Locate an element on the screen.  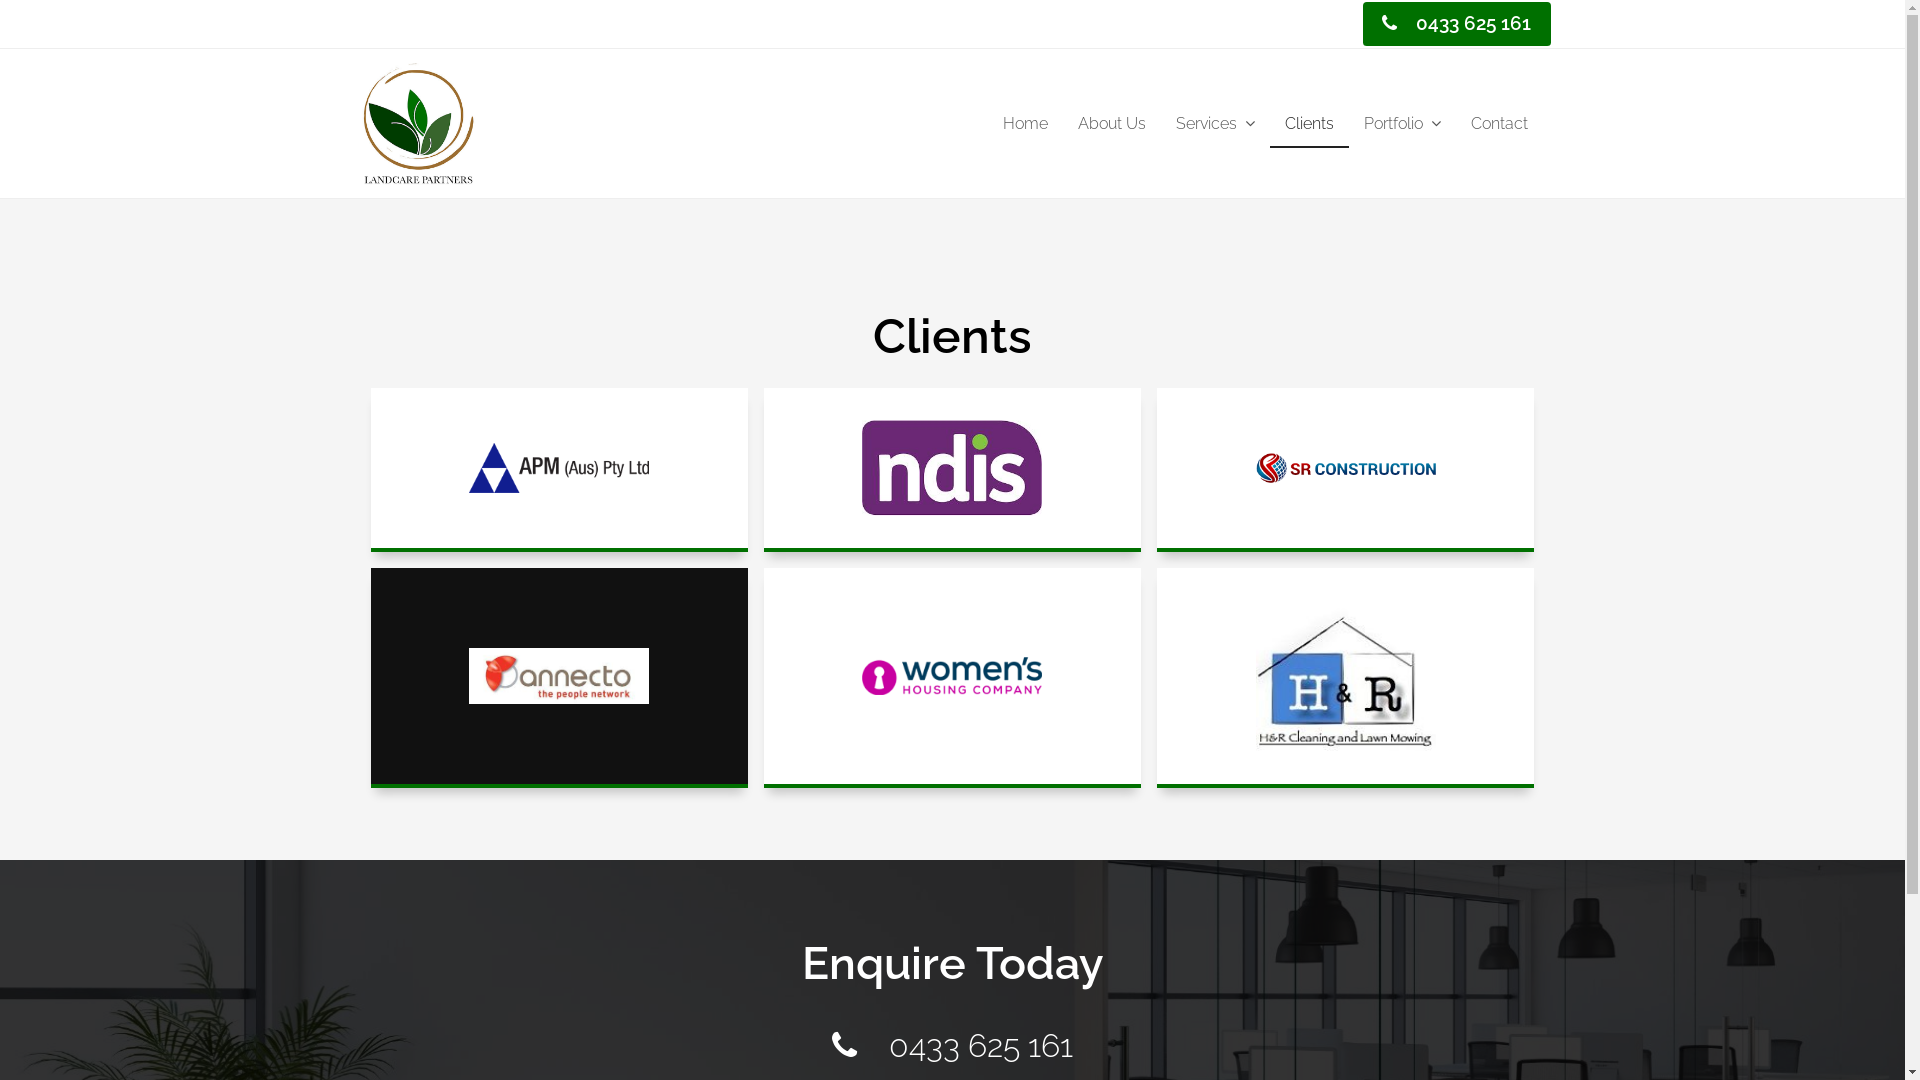
'Contact' is located at coordinates (1455, 124).